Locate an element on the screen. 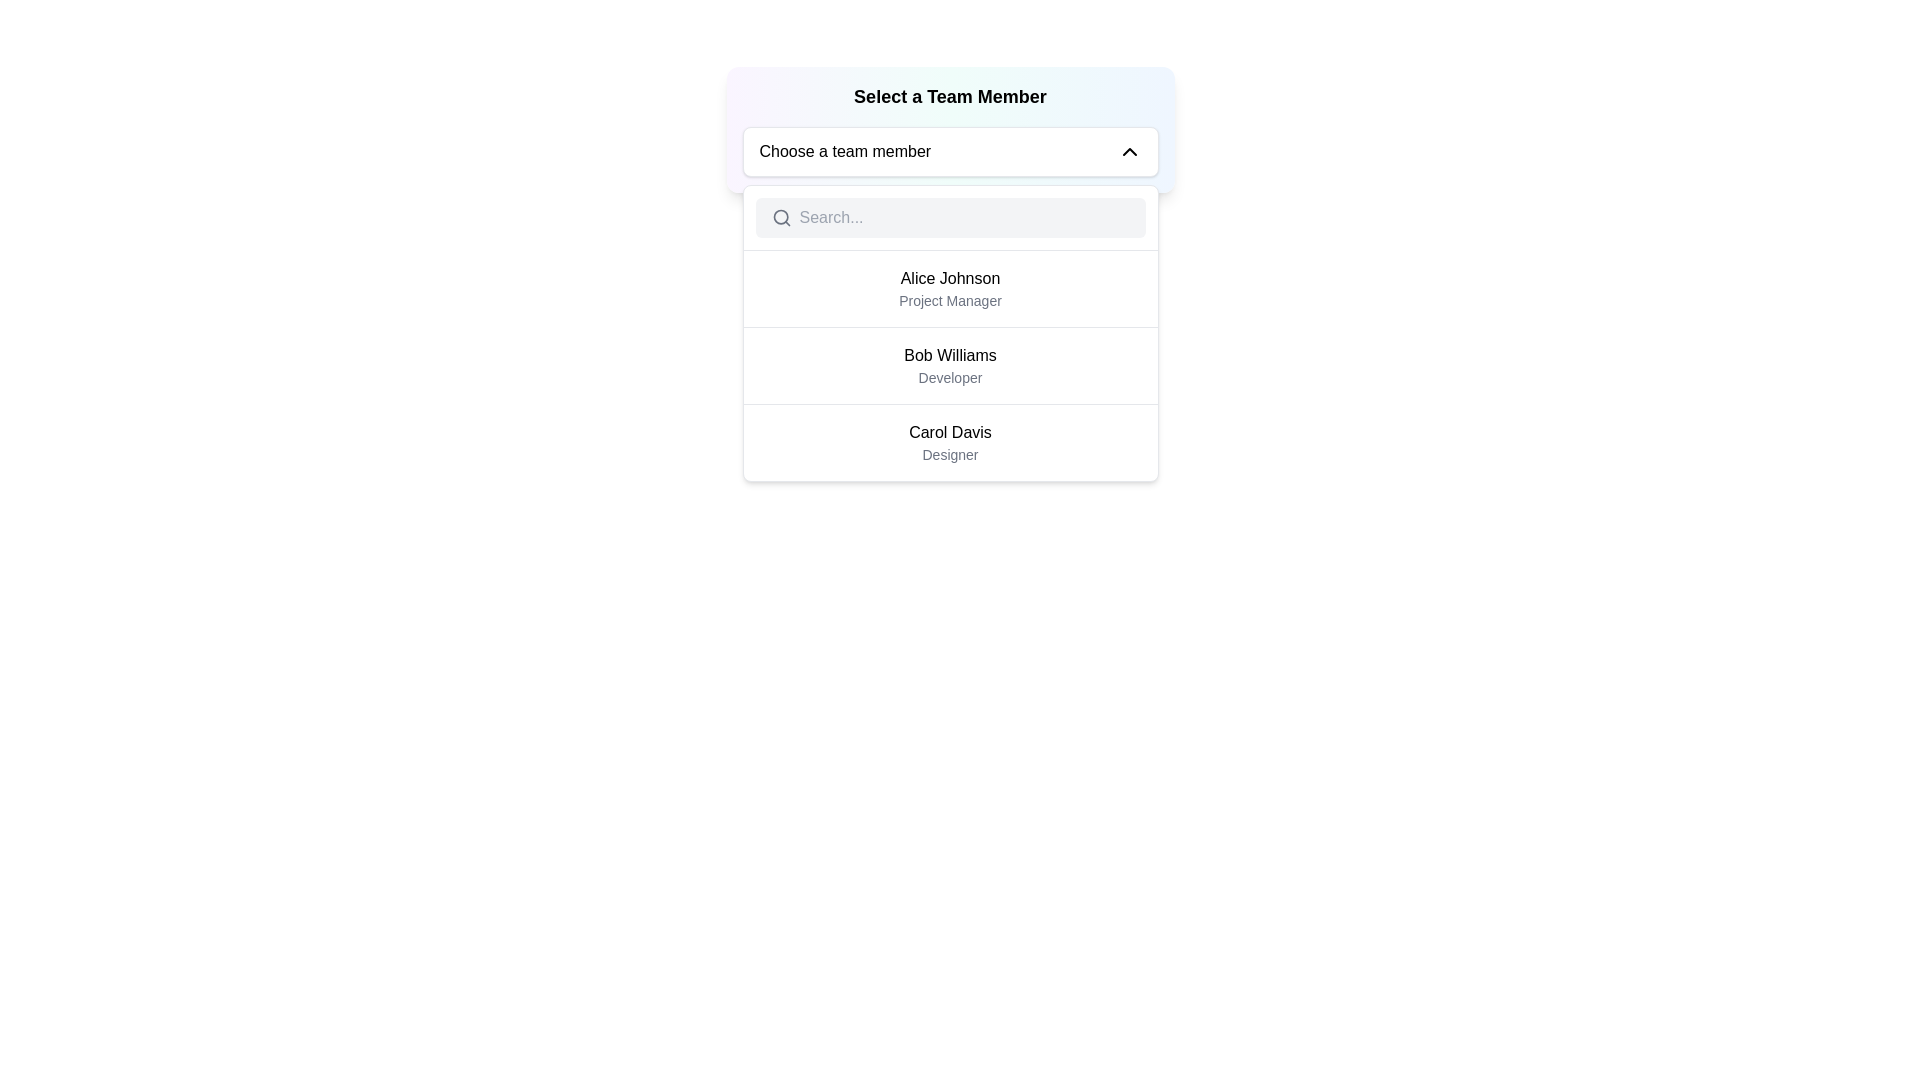 The image size is (1920, 1080). the icon button that toggles the dropdown menu for 'Choose a team member' is located at coordinates (1129, 150).